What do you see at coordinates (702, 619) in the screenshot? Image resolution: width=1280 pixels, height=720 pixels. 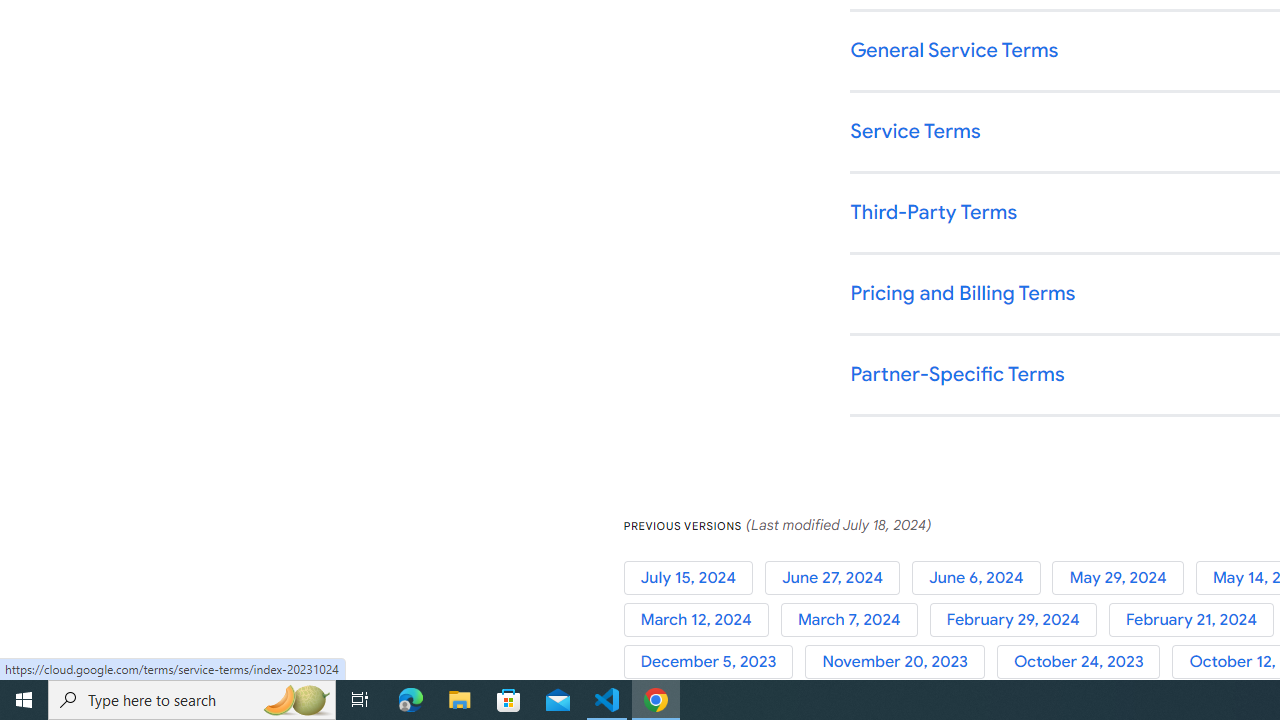 I see `'March 12, 2024'` at bounding box center [702, 619].